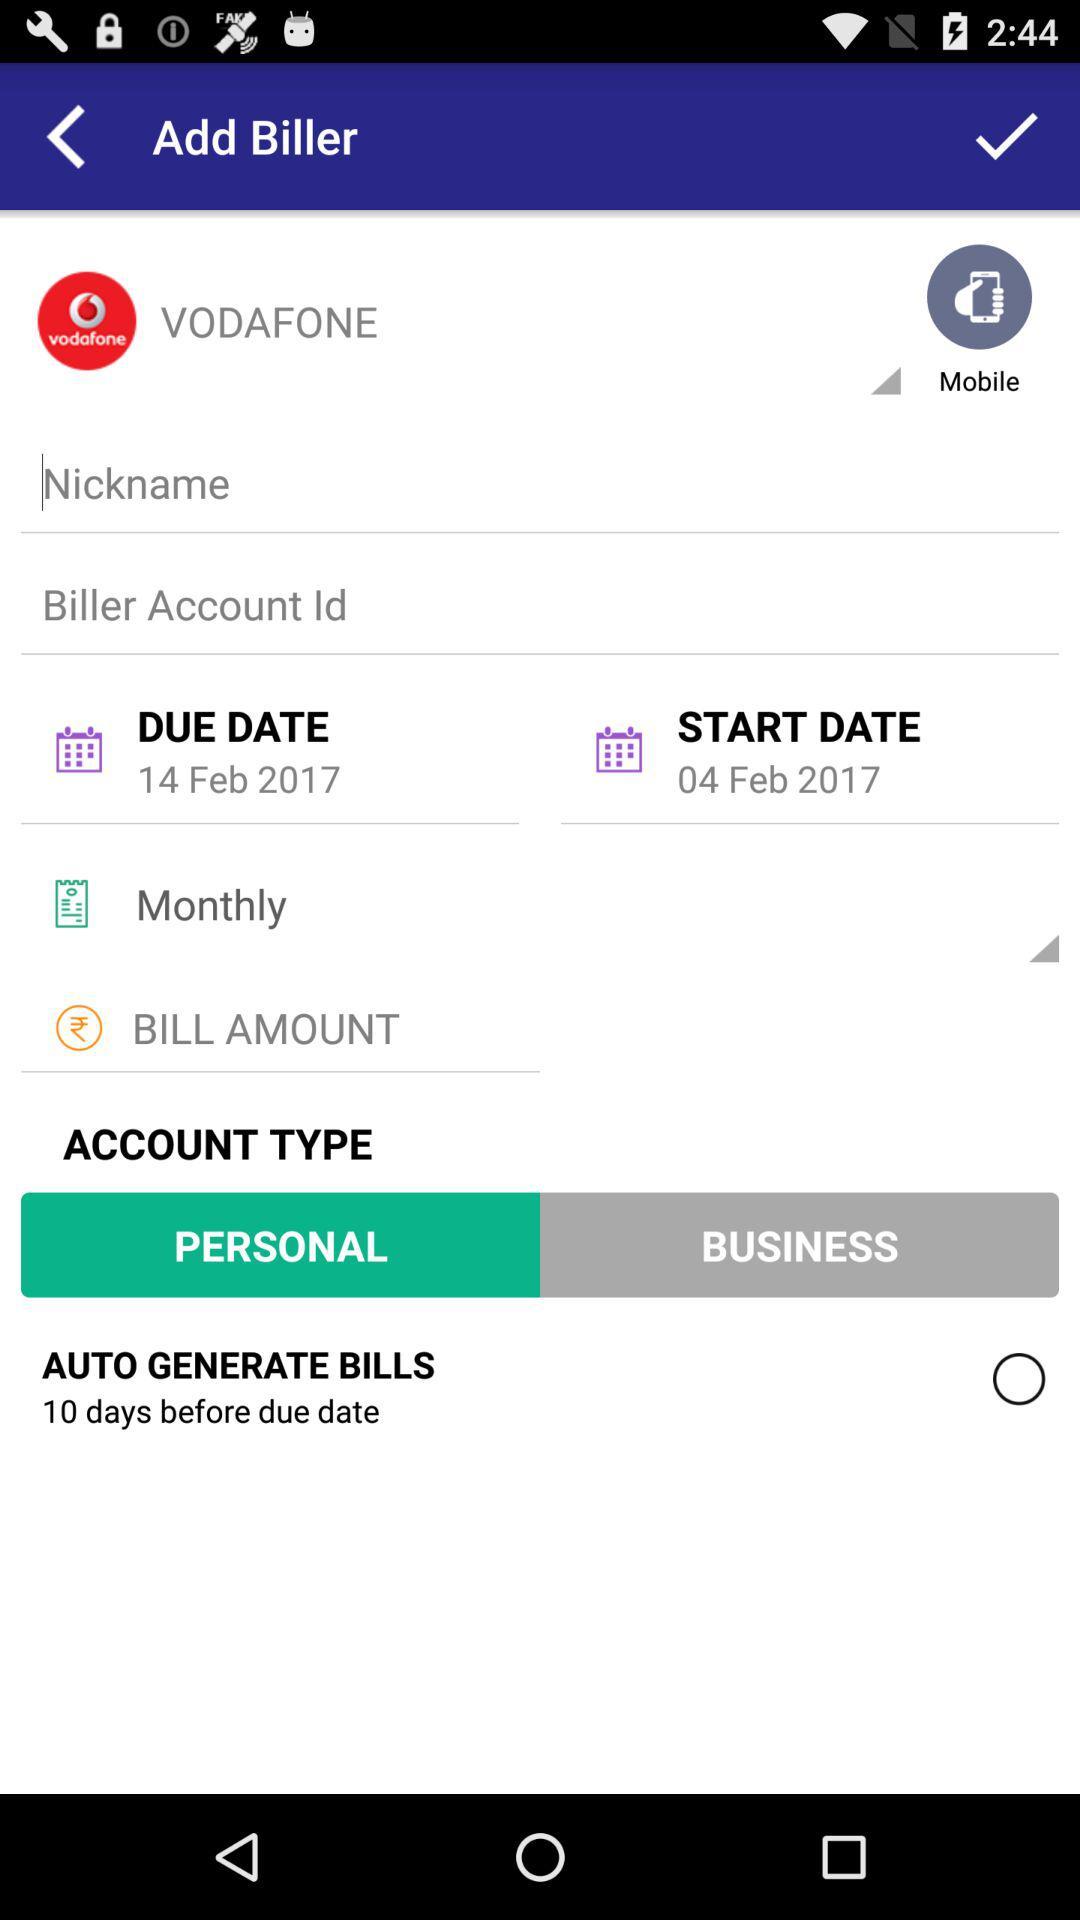 Image resolution: width=1080 pixels, height=1920 pixels. Describe the element at coordinates (535, 482) in the screenshot. I see `the first text box which says nickname` at that location.